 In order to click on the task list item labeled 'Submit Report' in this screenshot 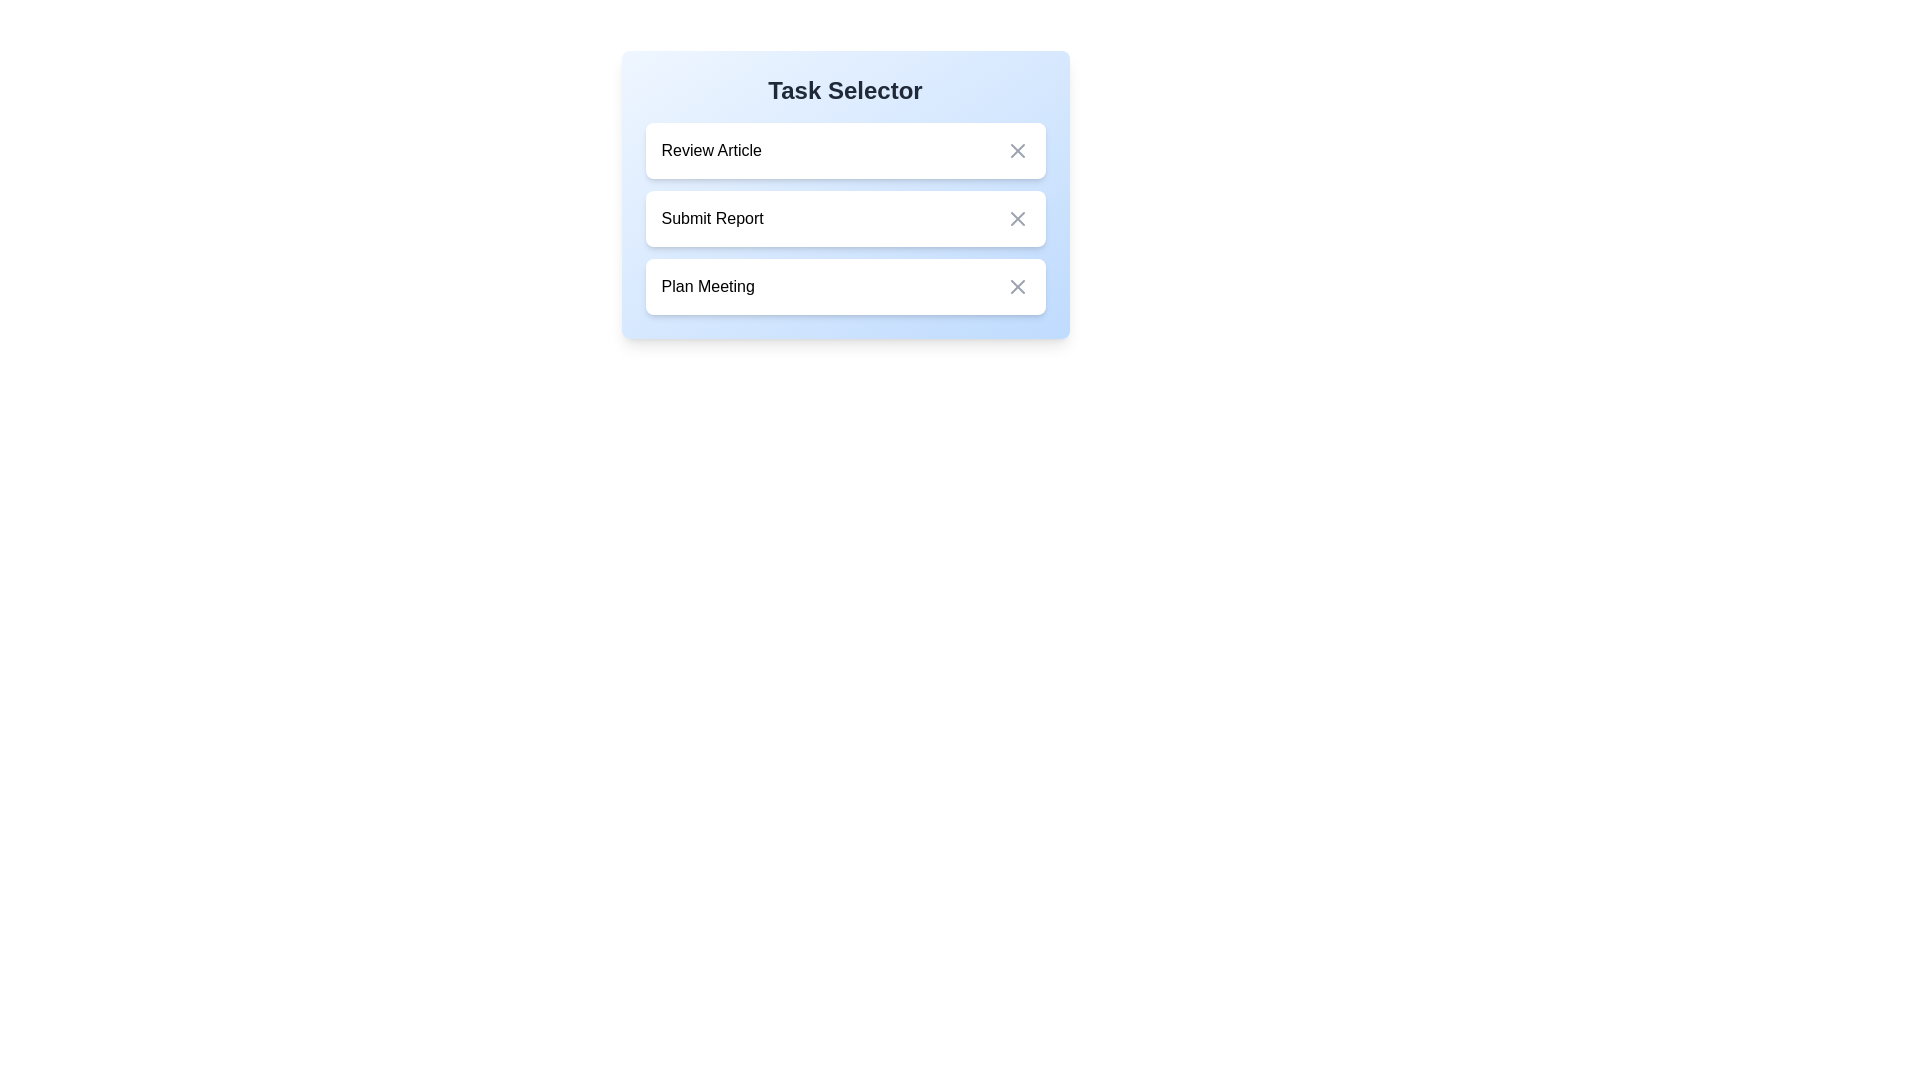, I will do `click(845, 219)`.